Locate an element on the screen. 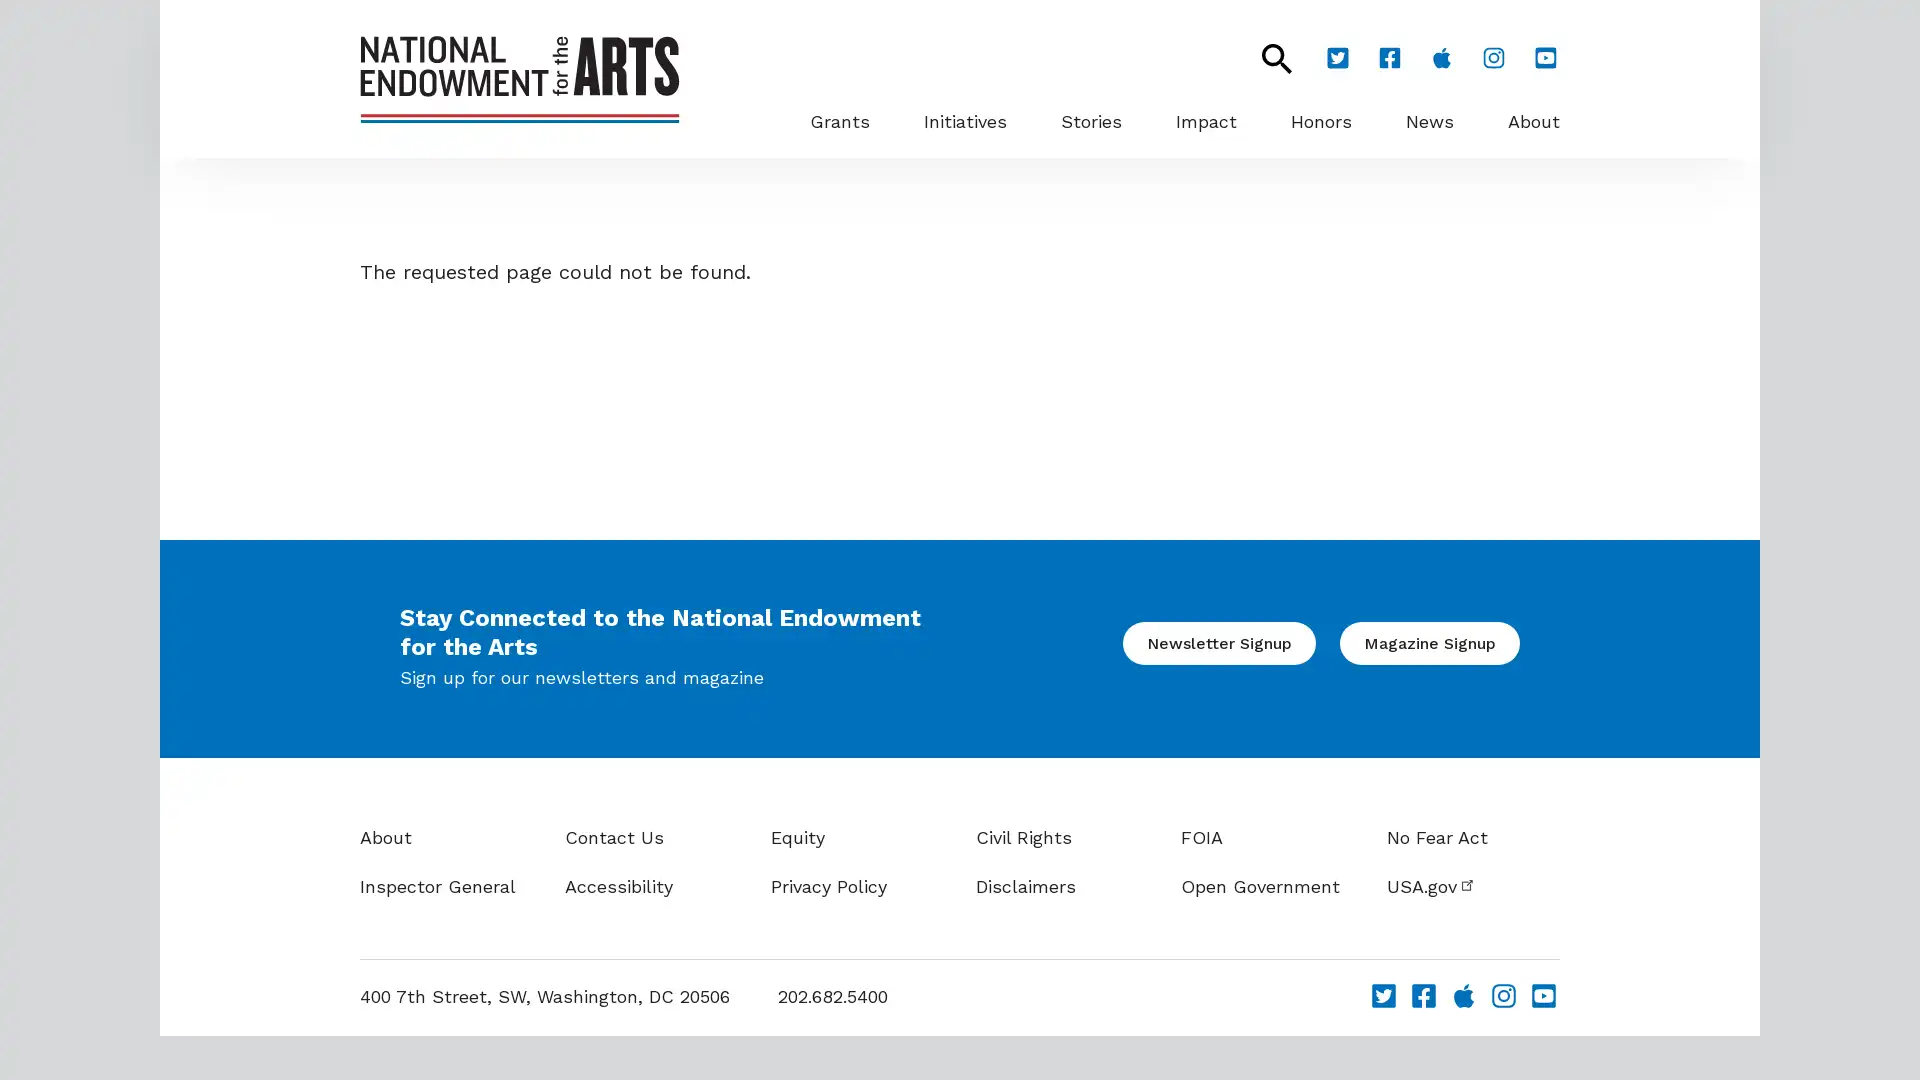  Close Search is located at coordinates (1265, 57).